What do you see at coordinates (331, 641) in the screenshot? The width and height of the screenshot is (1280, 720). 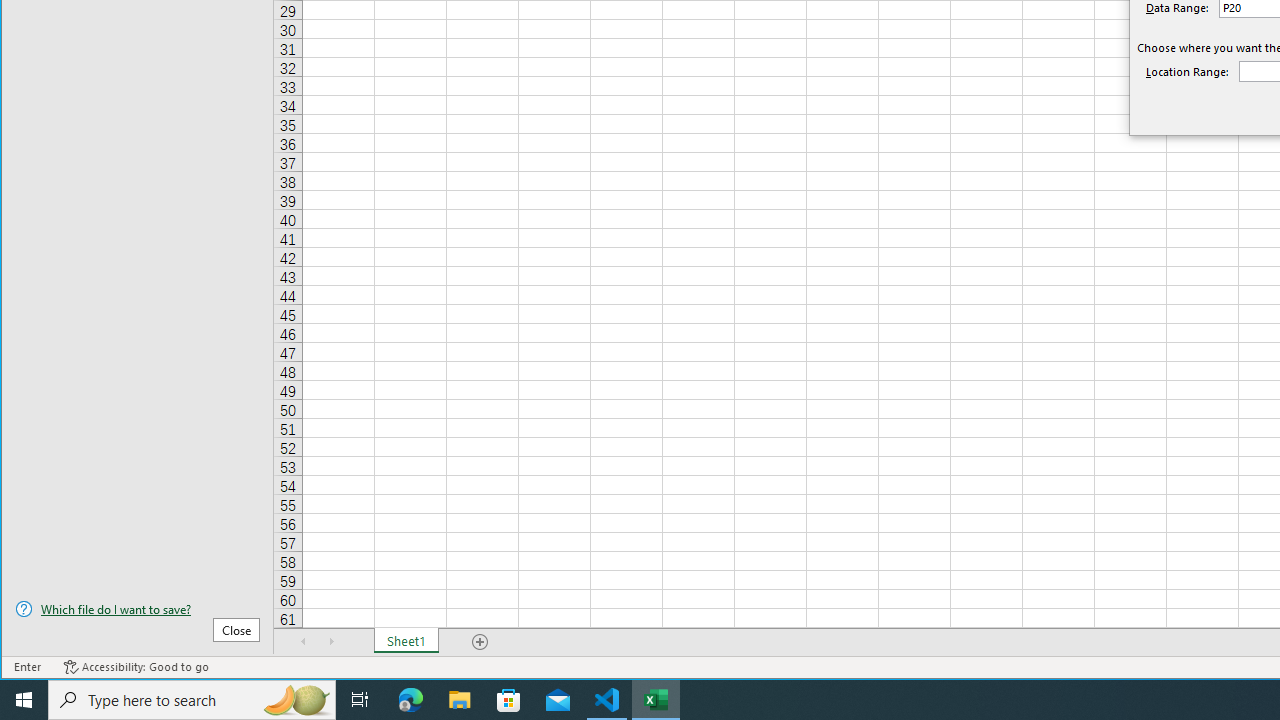 I see `'Scroll Right'` at bounding box center [331, 641].